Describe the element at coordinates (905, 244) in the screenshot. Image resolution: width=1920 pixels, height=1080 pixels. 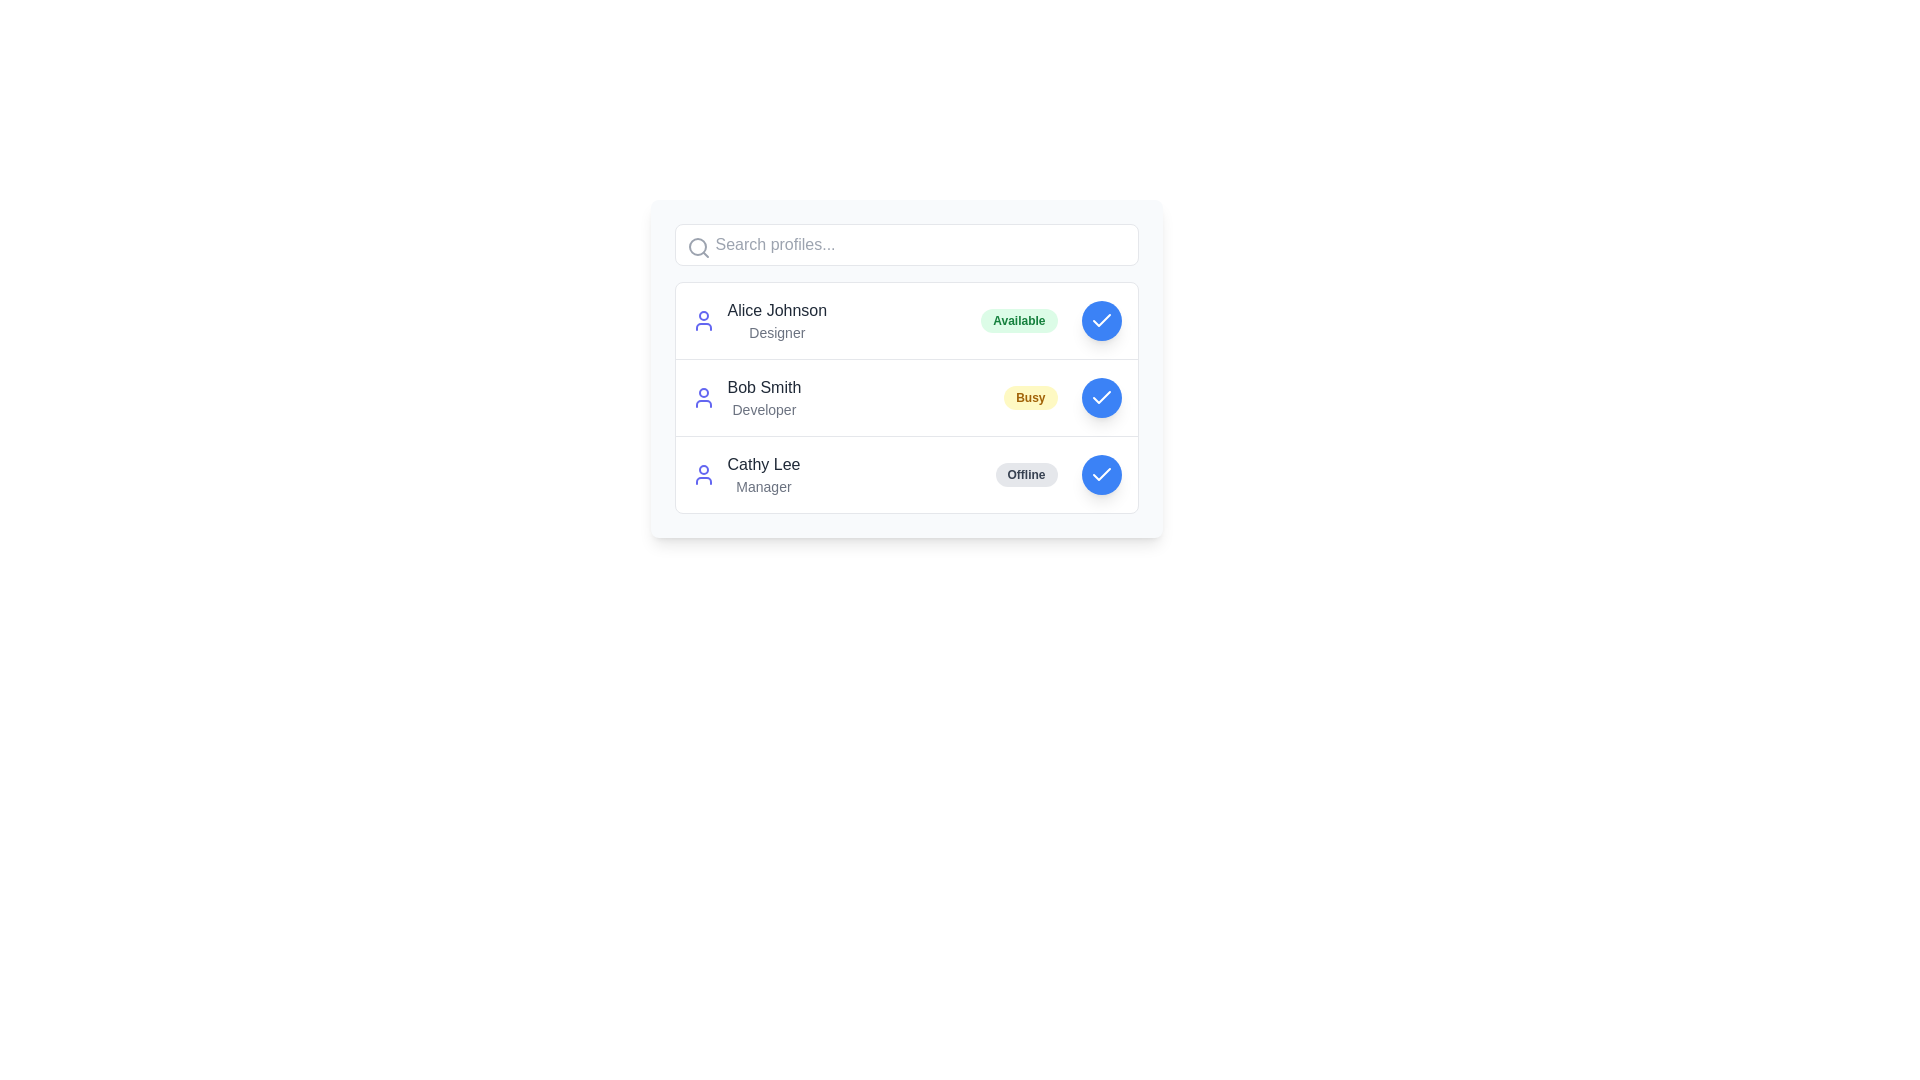
I see `the search input field to focus it, which allows users to type search terms to filter profiles` at that location.